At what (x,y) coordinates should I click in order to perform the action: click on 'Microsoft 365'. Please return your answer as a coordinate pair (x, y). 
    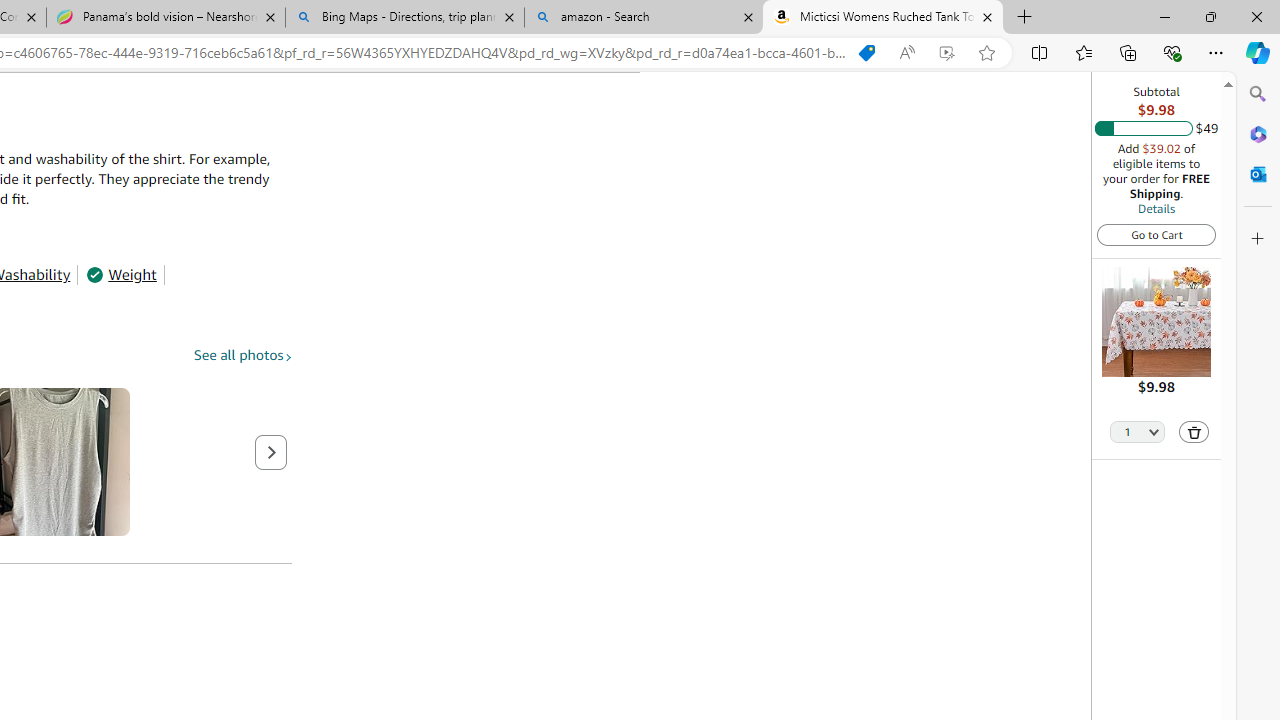
    Looking at the image, I should click on (1257, 133).